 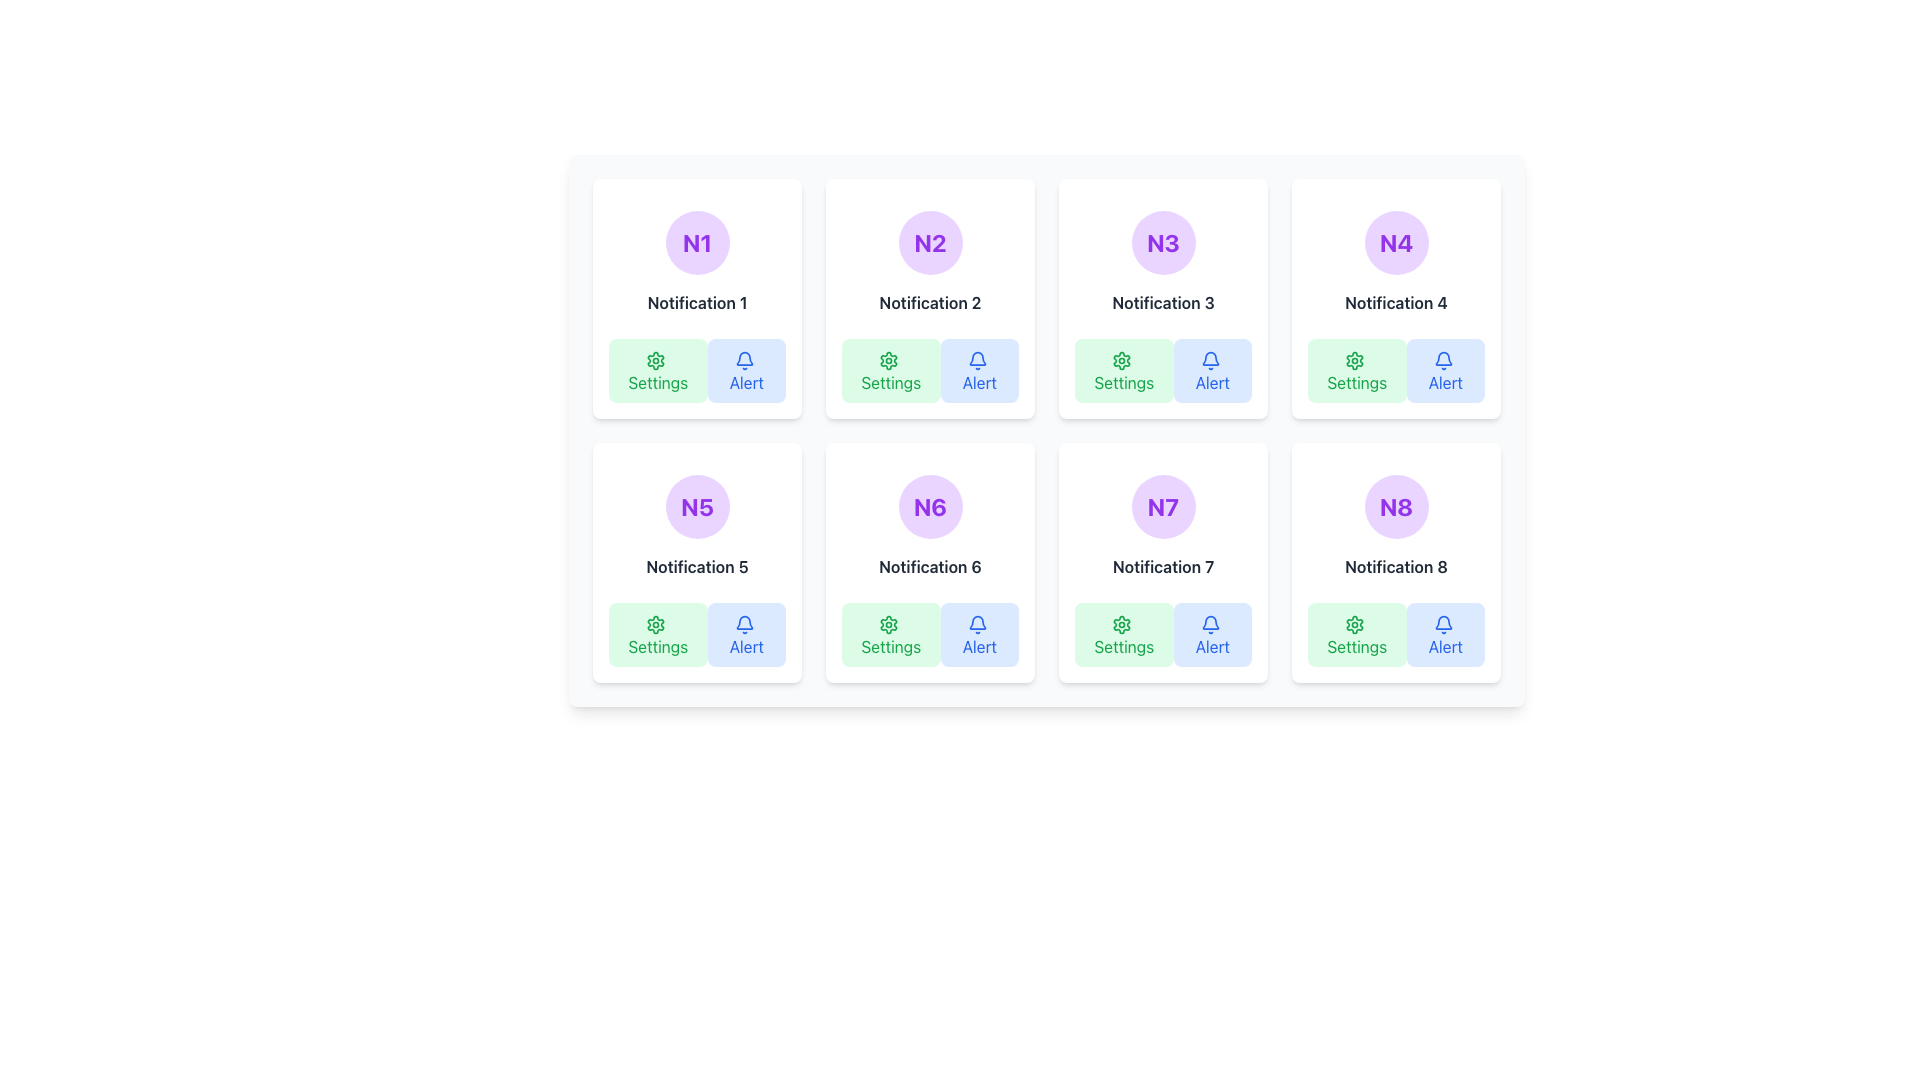 What do you see at coordinates (1163, 242) in the screenshot?
I see `the Circular badge that serves as a title or identifier for the card representing 'Notification 3', positioned at the center-top of the card` at bounding box center [1163, 242].